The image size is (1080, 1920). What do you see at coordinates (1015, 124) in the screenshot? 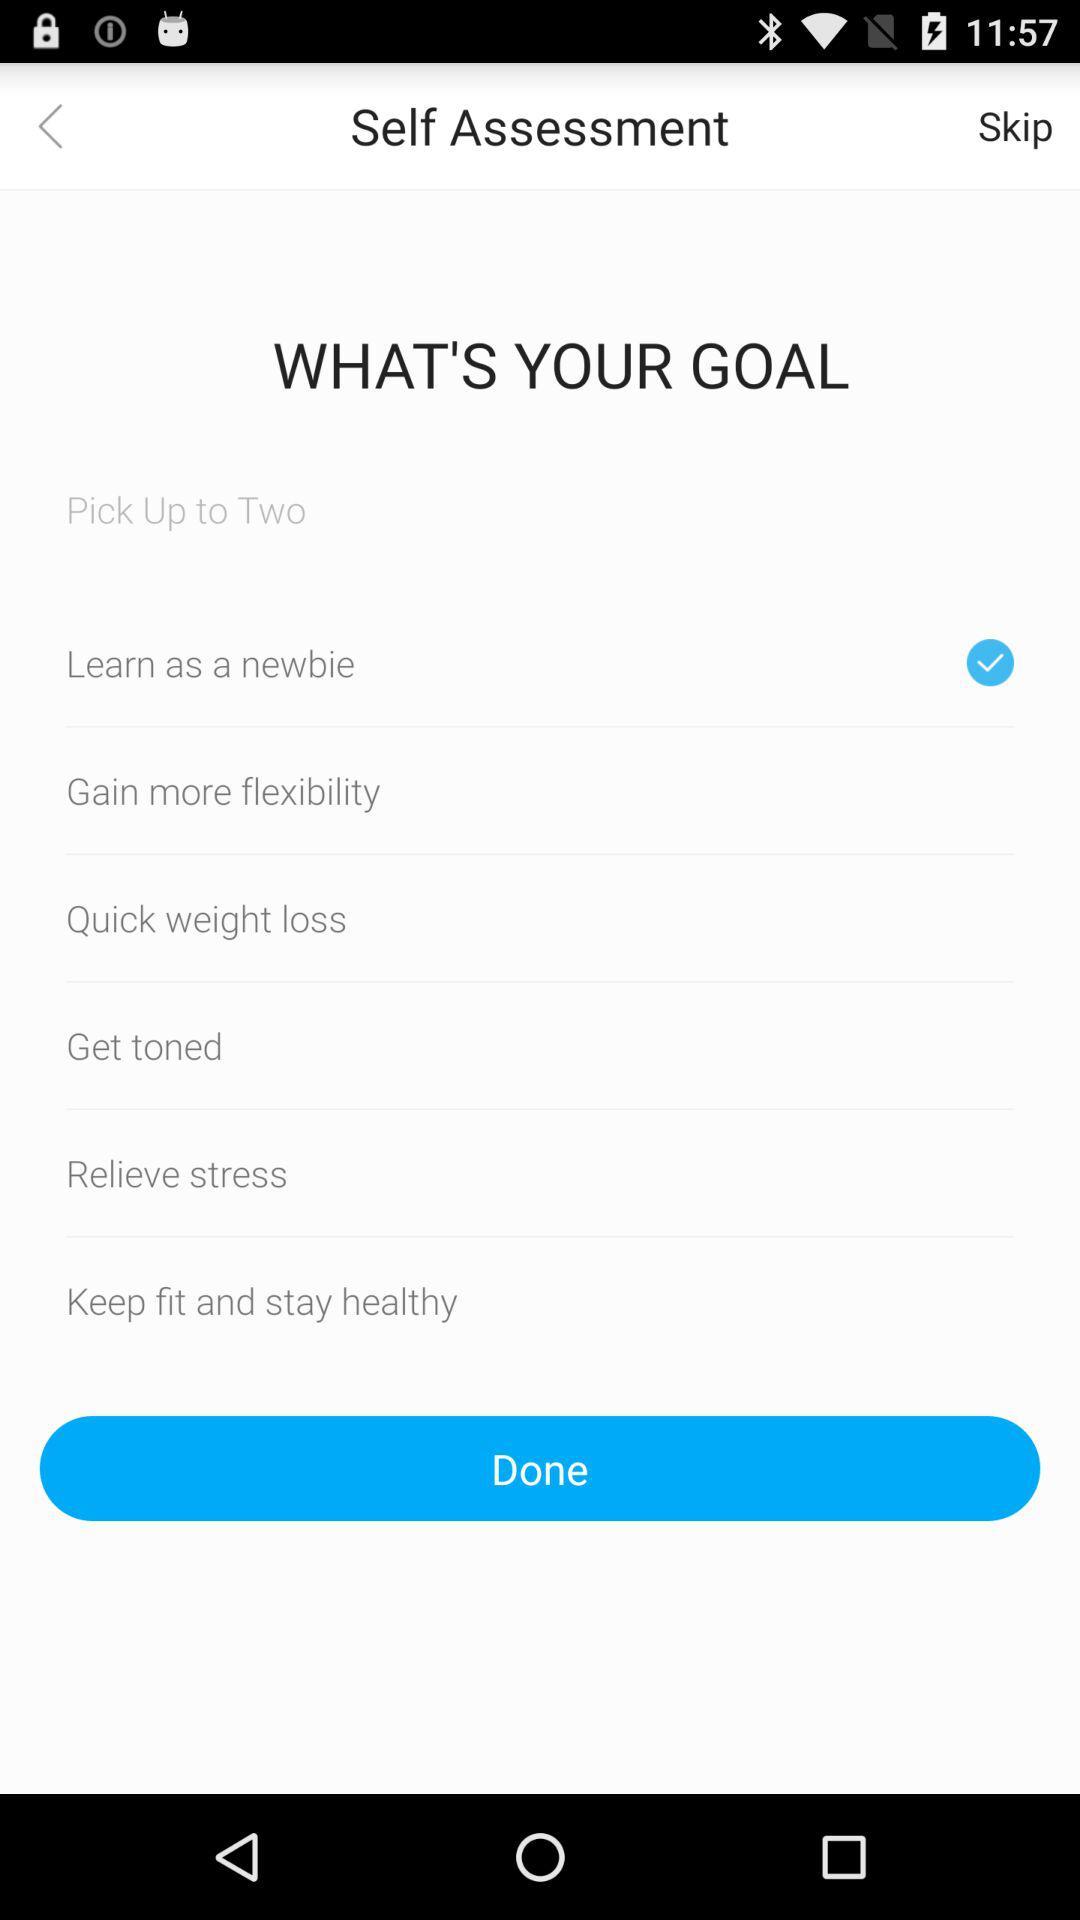
I see `the app to the right of the self assessment app` at bounding box center [1015, 124].